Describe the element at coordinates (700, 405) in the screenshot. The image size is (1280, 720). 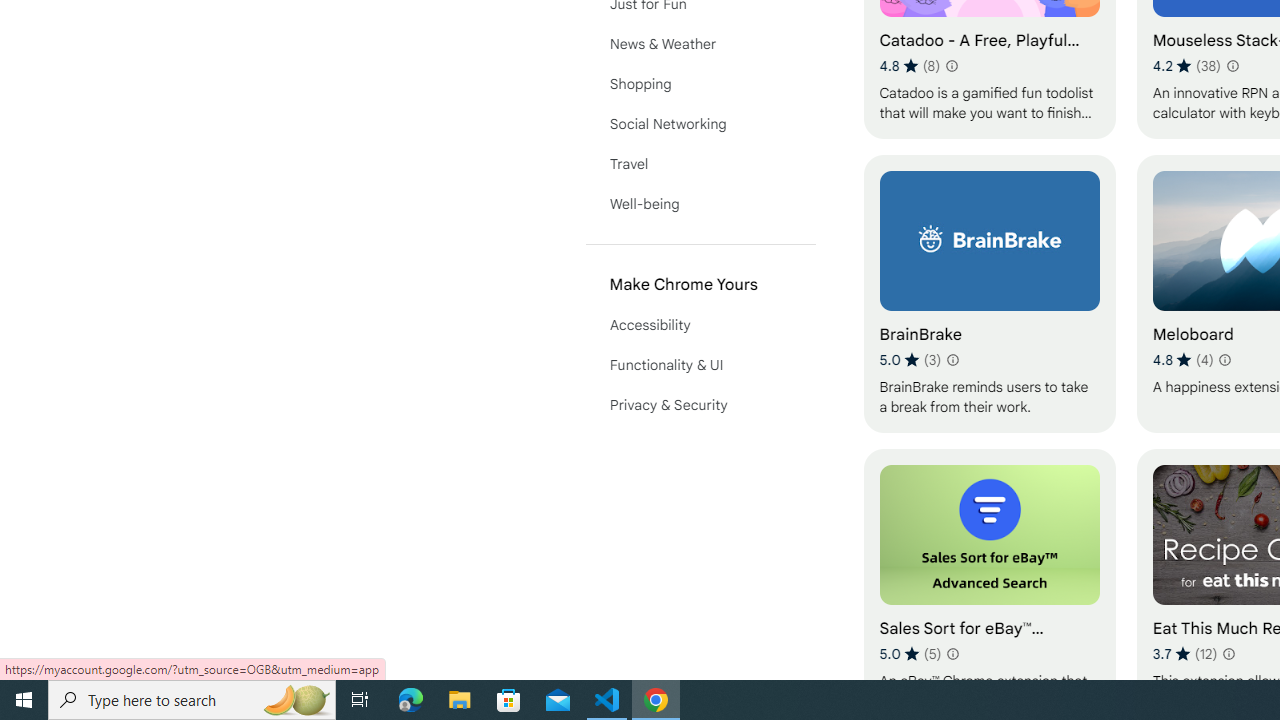
I see `'Privacy & Security'` at that location.